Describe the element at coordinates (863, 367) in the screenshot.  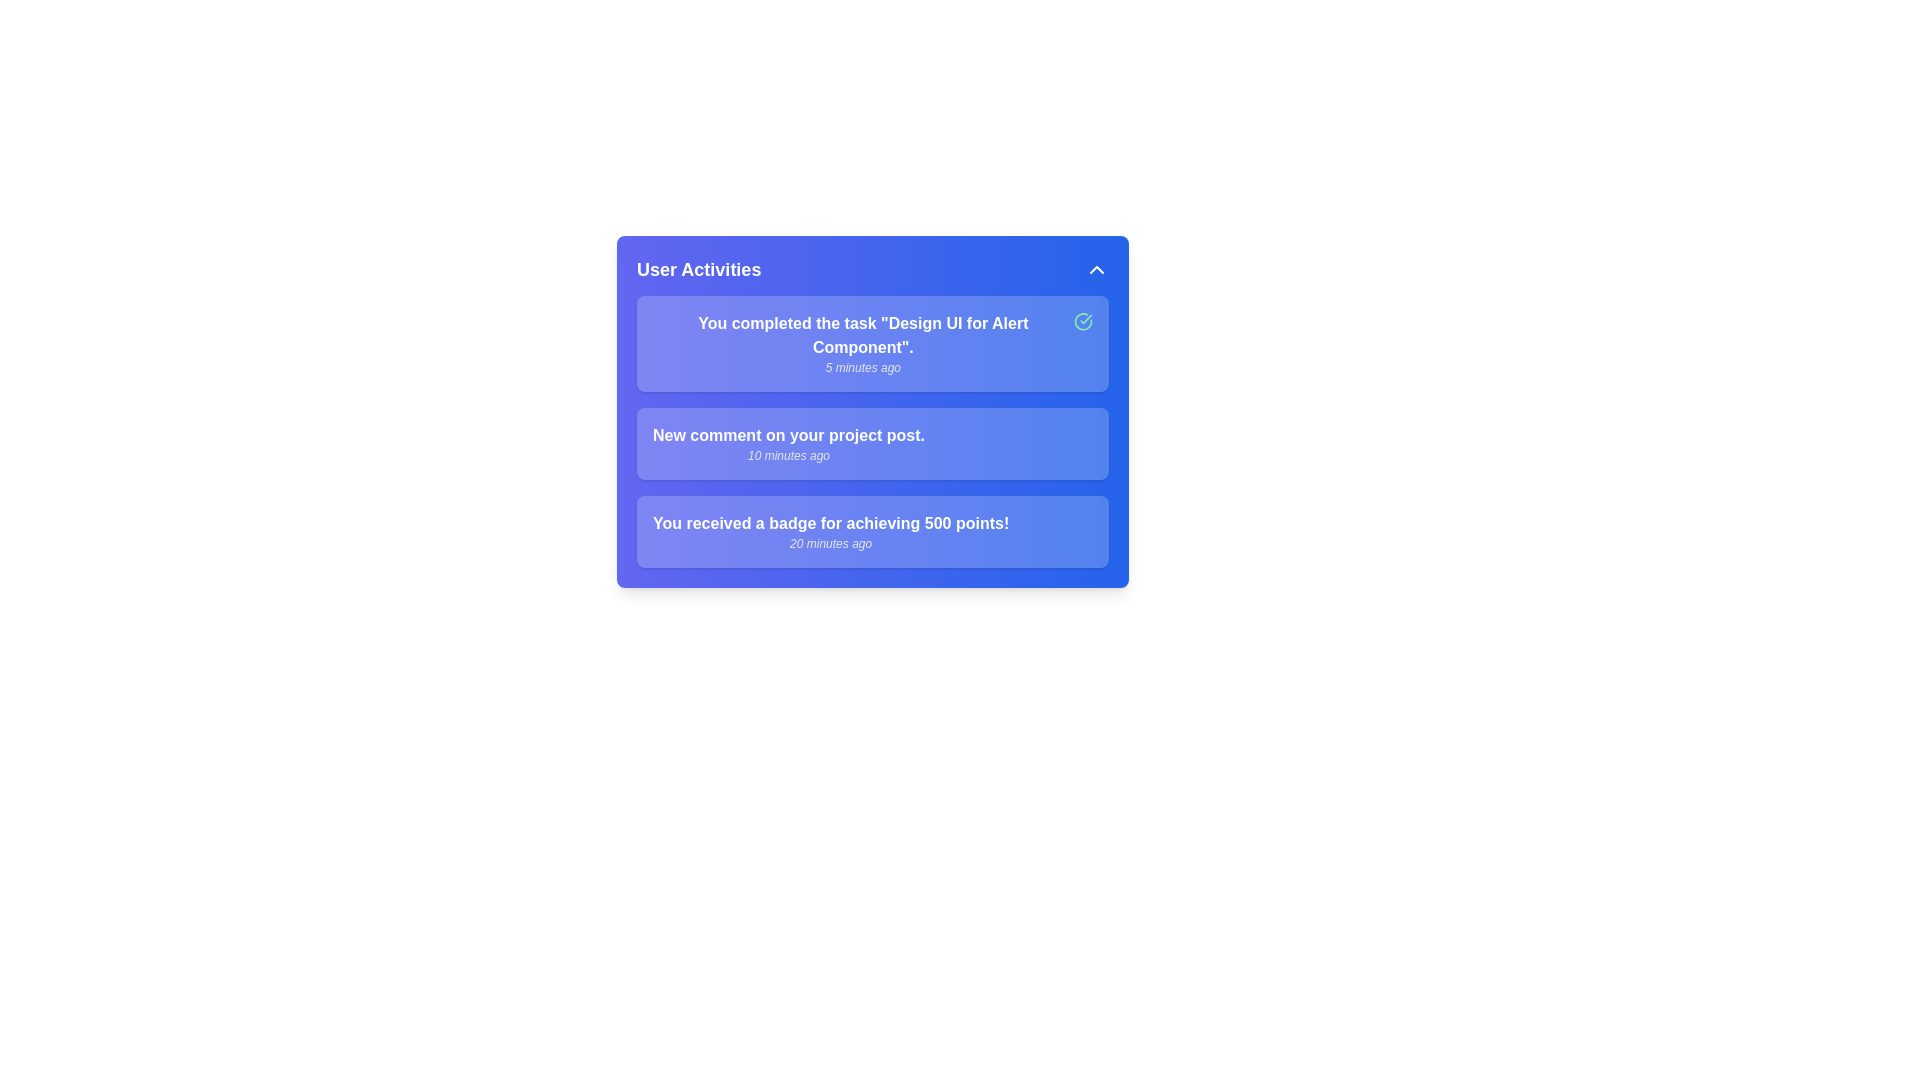
I see `the Text label displaying the timestamp for the completed task located beneath 'You completed the task "Design UI for Alert Component"' in the 'User Activities' section` at that location.